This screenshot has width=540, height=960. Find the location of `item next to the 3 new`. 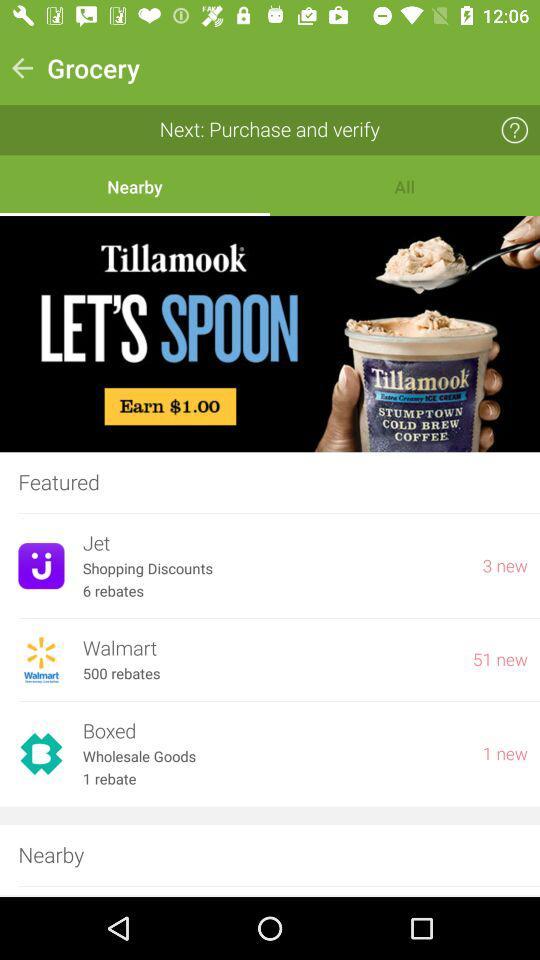

item next to the 3 new is located at coordinates (272, 543).